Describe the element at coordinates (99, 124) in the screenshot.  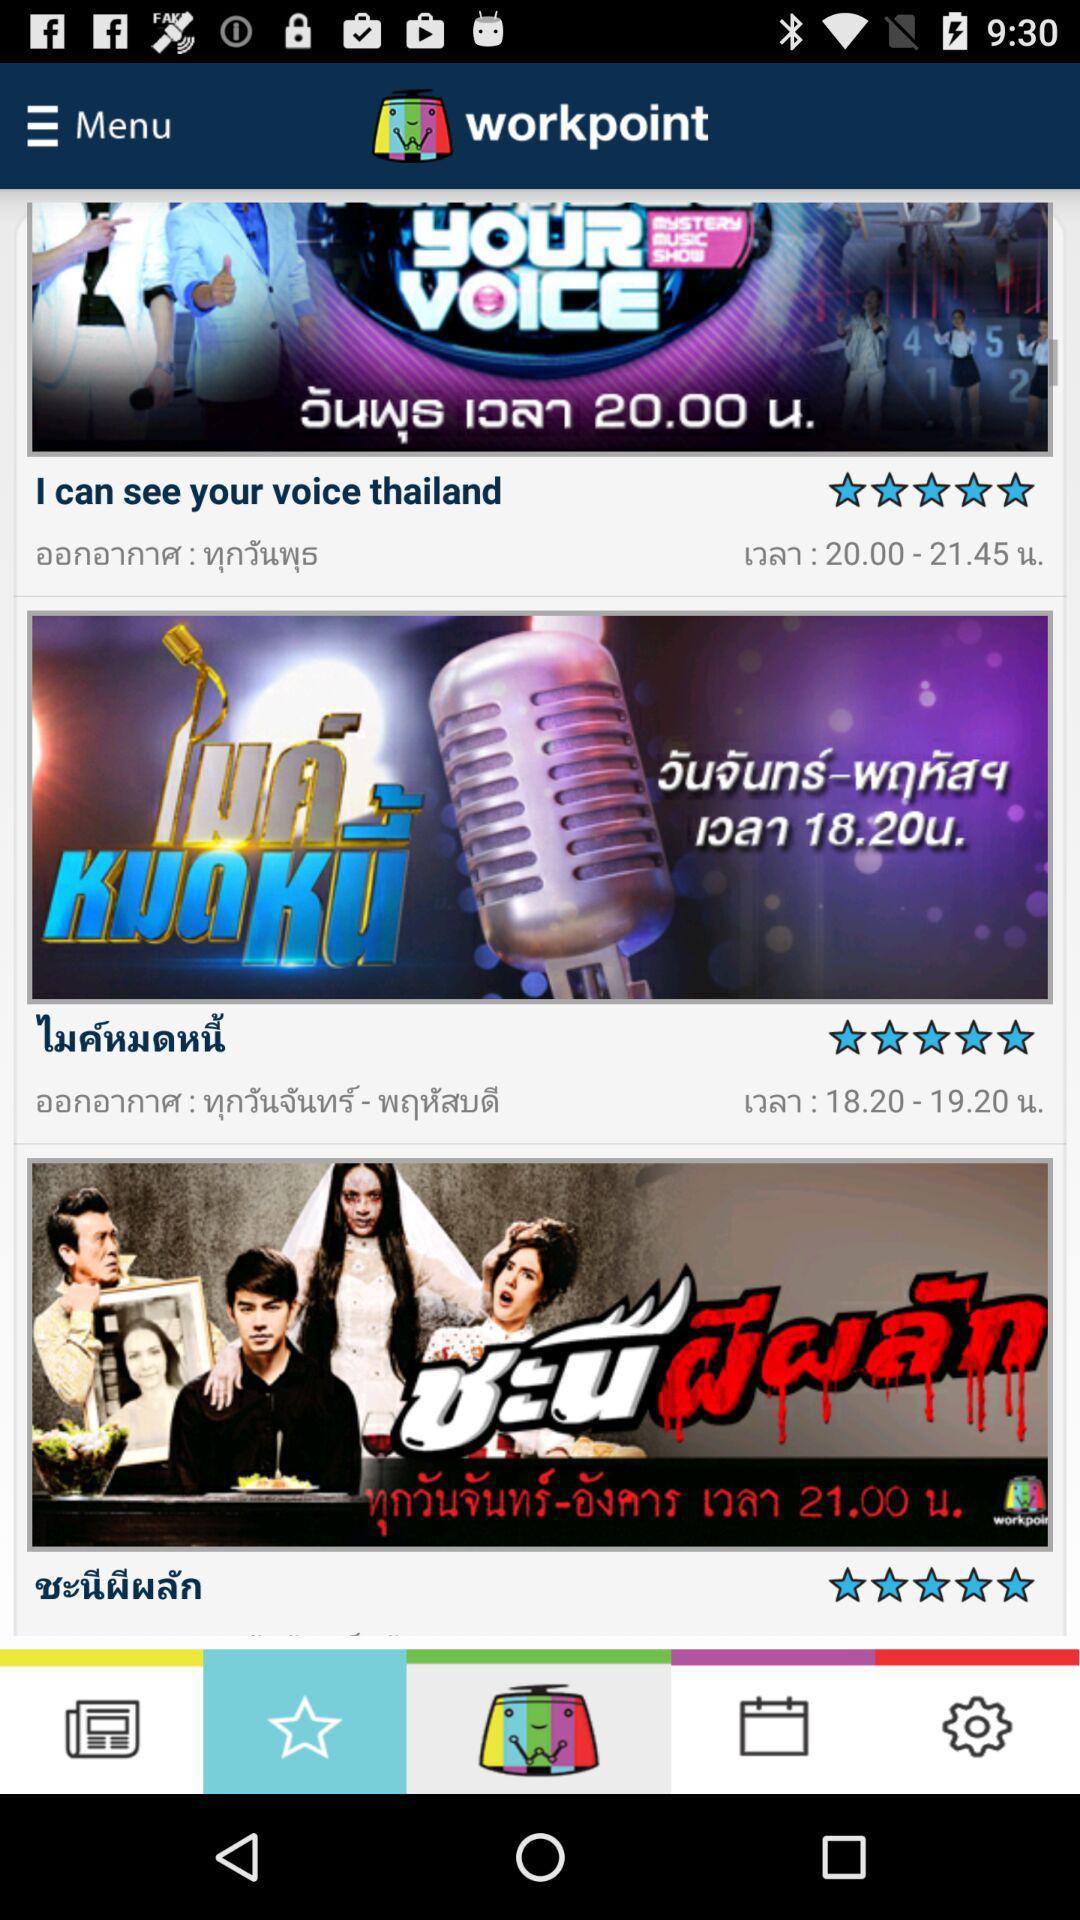
I see `menu` at that location.